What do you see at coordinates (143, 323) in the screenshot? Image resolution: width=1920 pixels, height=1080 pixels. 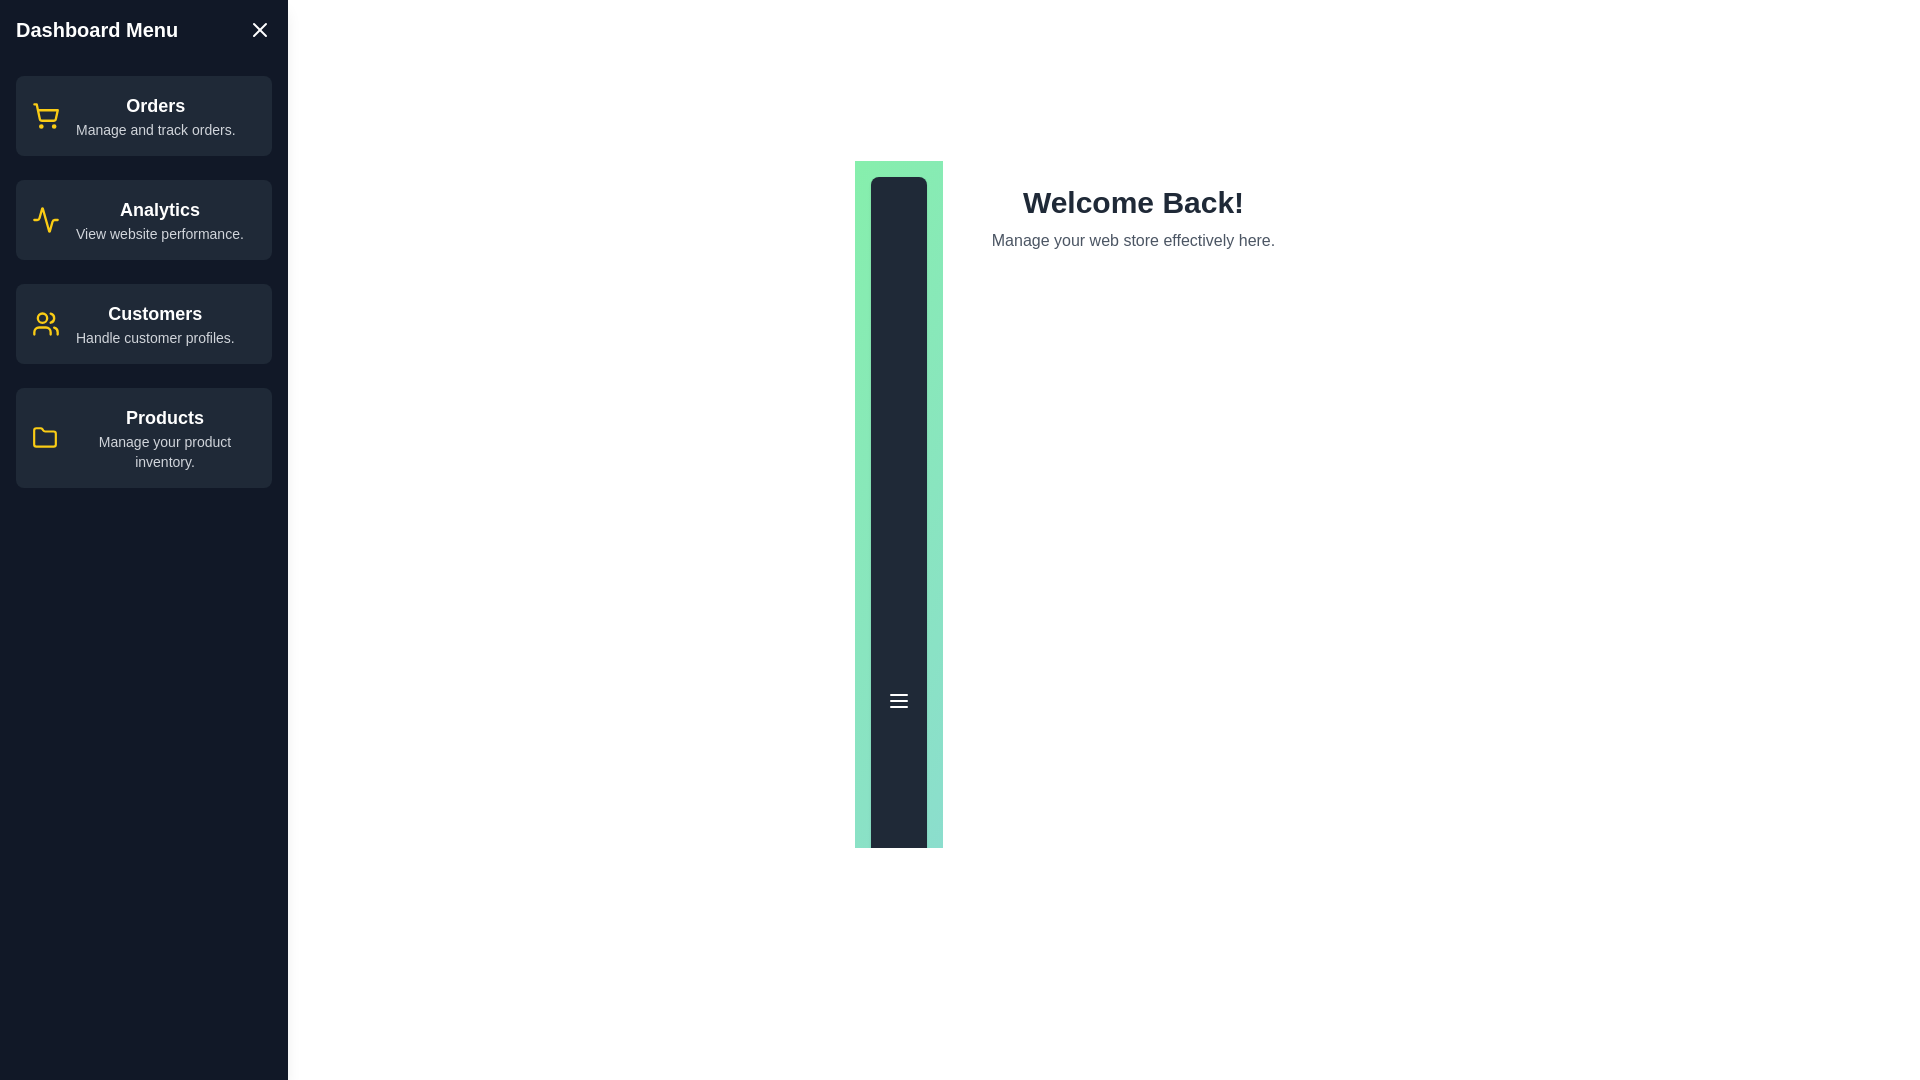 I see `the menu item labeled 'Customers' to view its hover effect` at bounding box center [143, 323].